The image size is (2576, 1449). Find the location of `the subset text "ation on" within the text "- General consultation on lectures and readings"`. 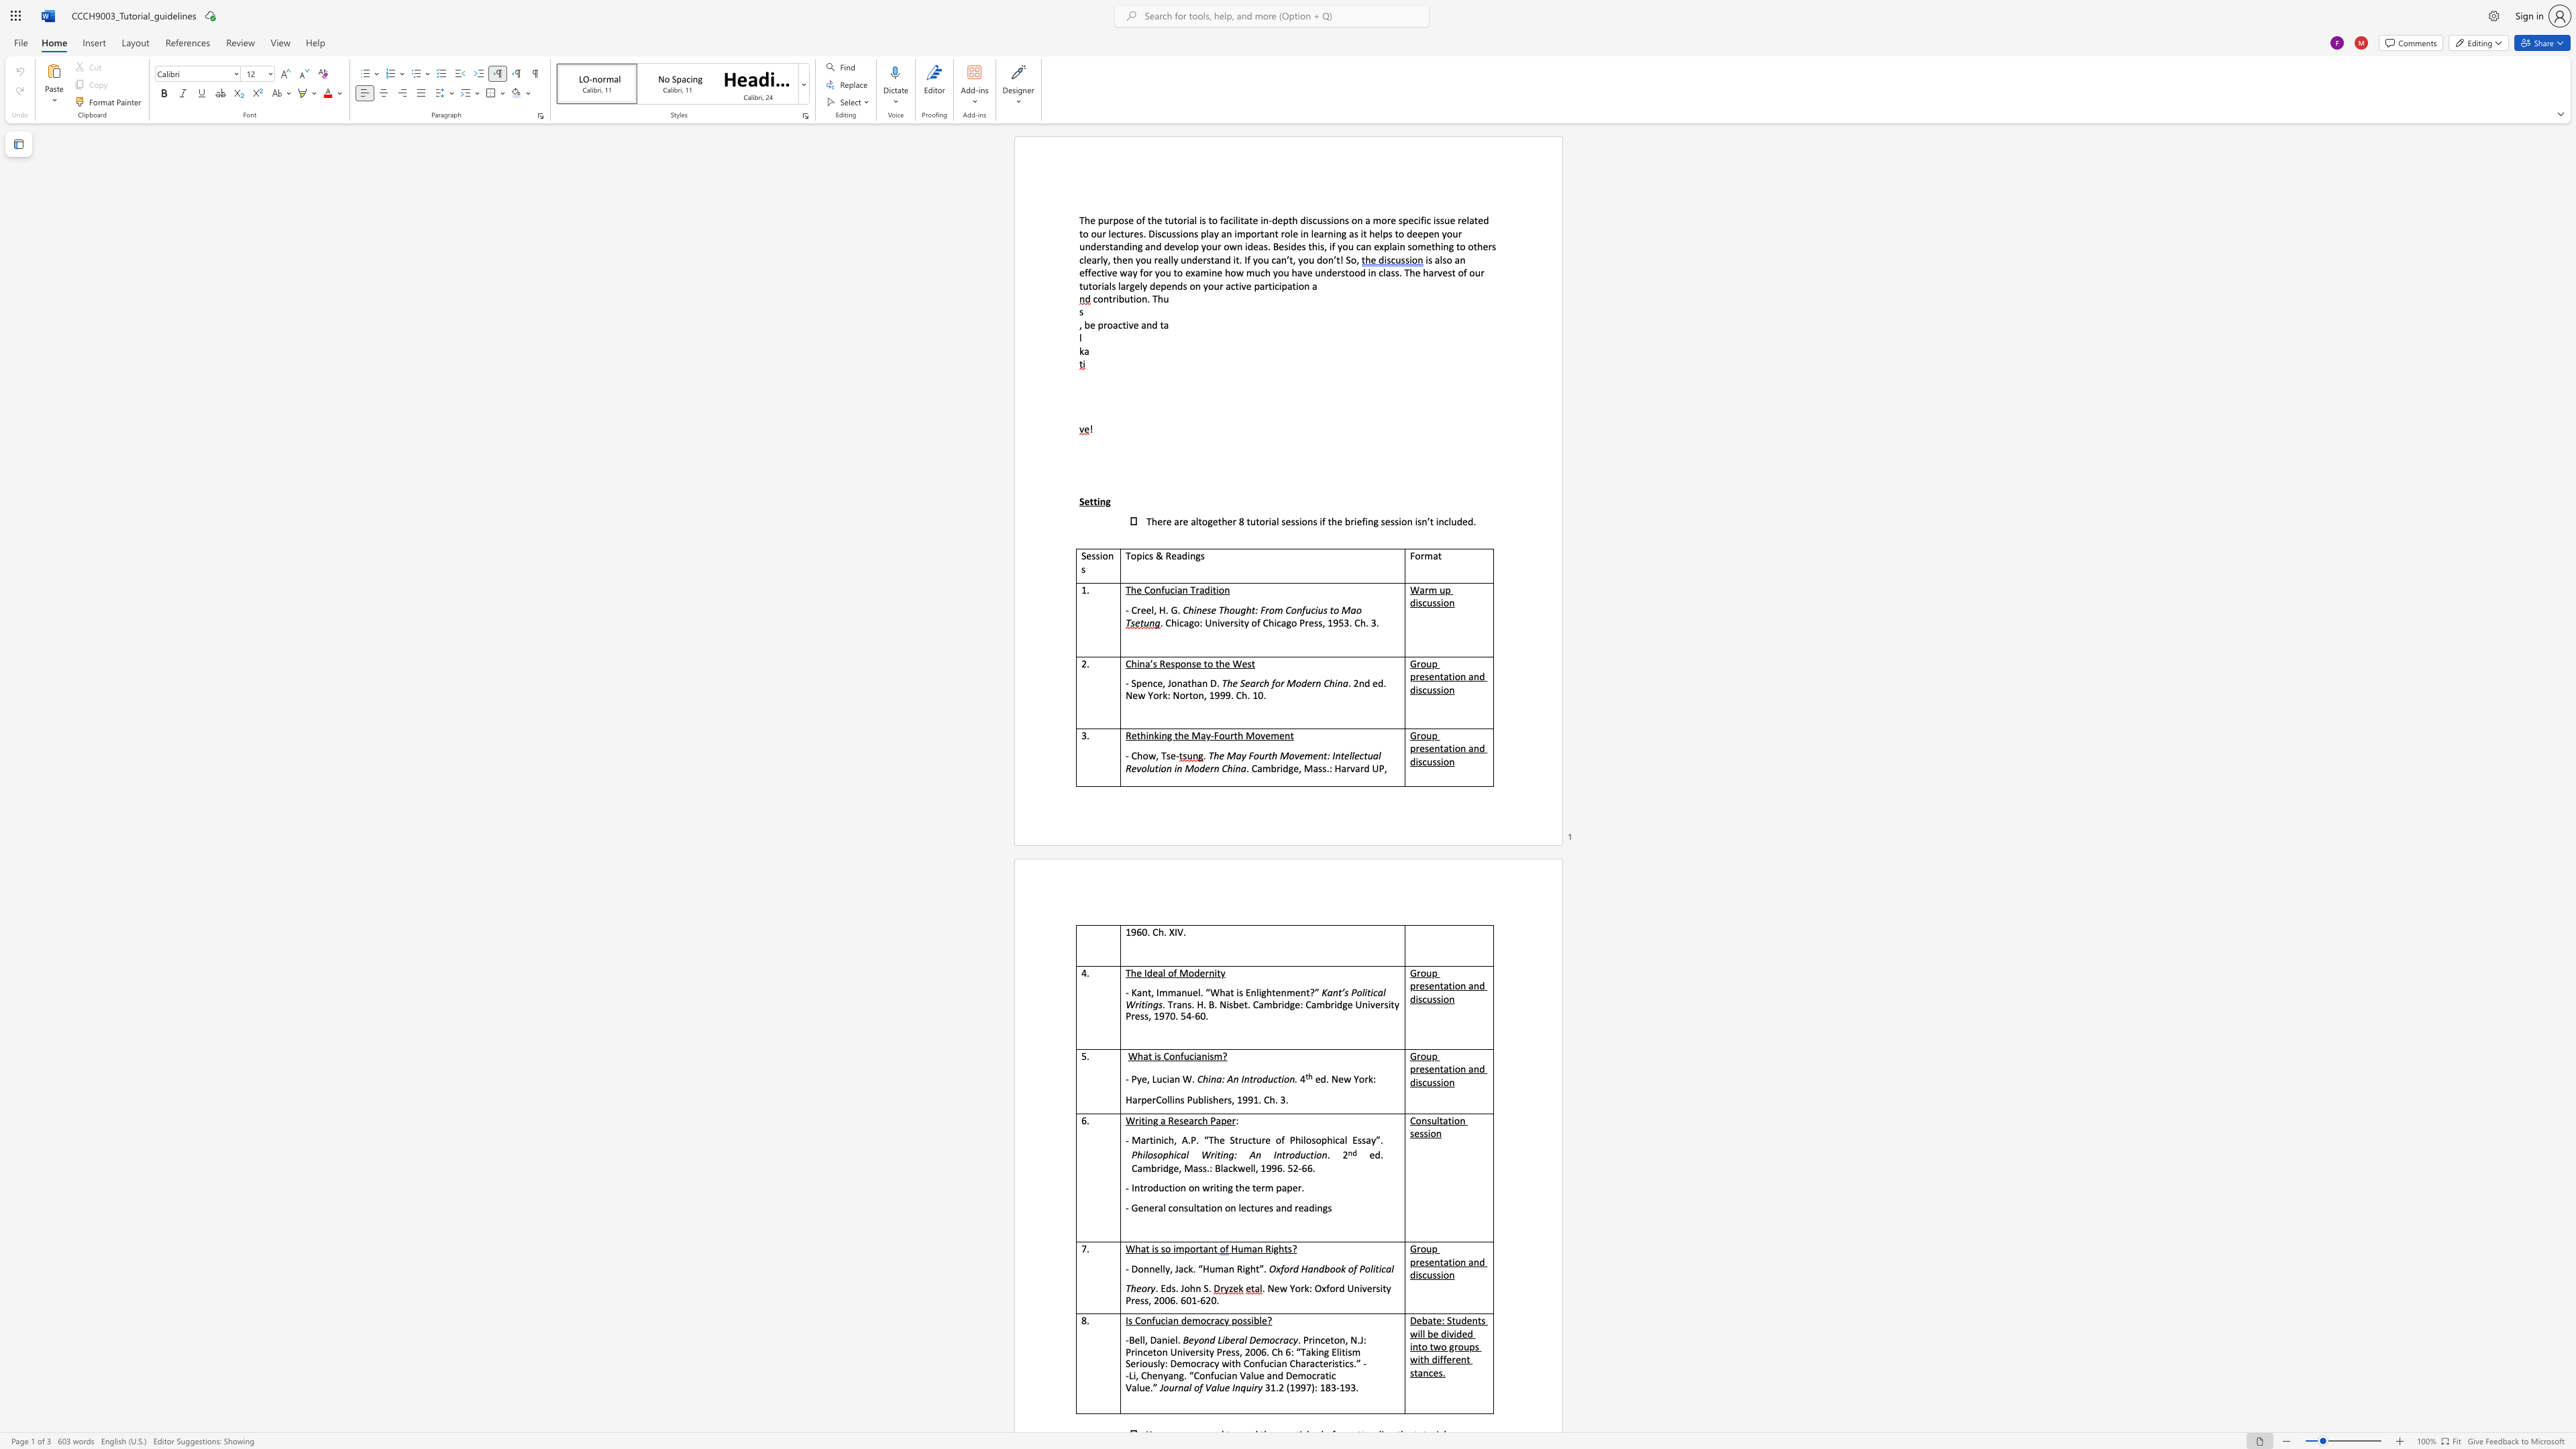

the subset text "ation on" within the text "- General consultation on lectures and readings" is located at coordinates (1199, 1208).